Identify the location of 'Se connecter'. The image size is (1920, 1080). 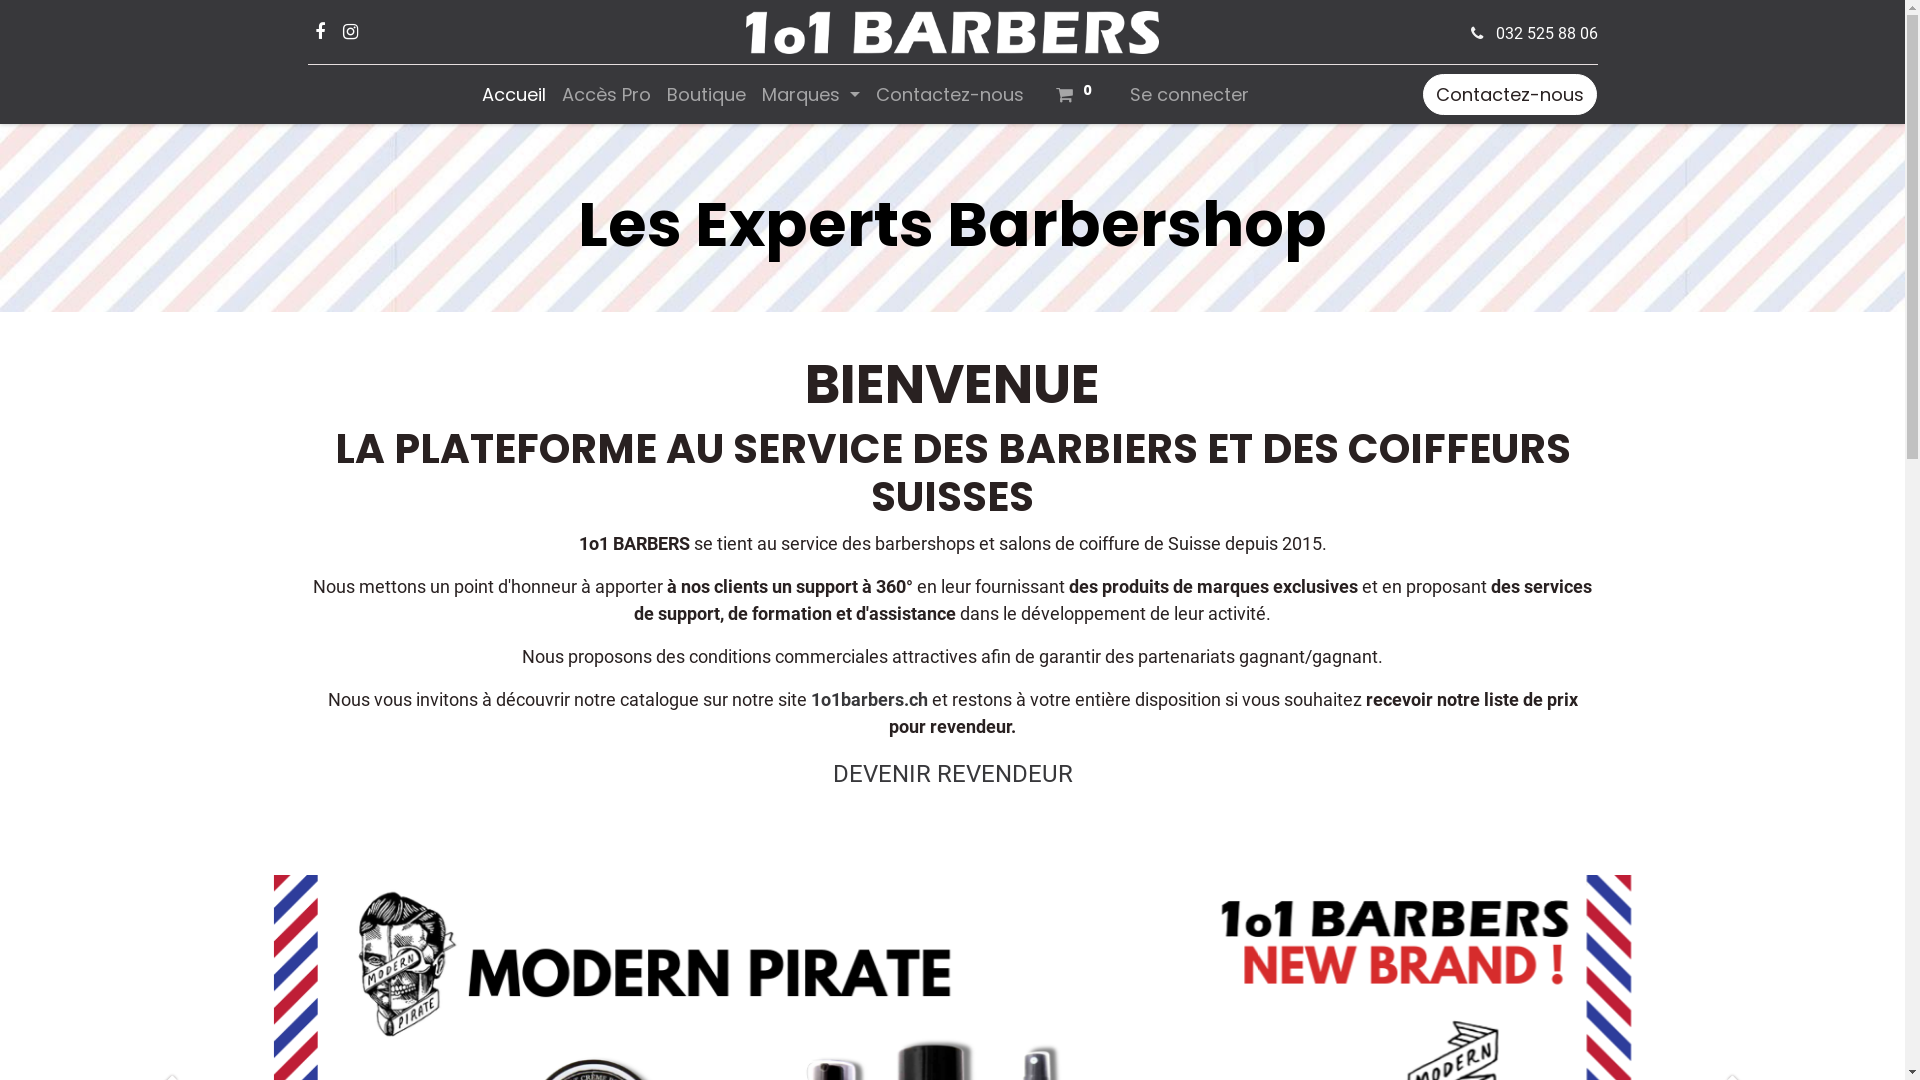
(1189, 94).